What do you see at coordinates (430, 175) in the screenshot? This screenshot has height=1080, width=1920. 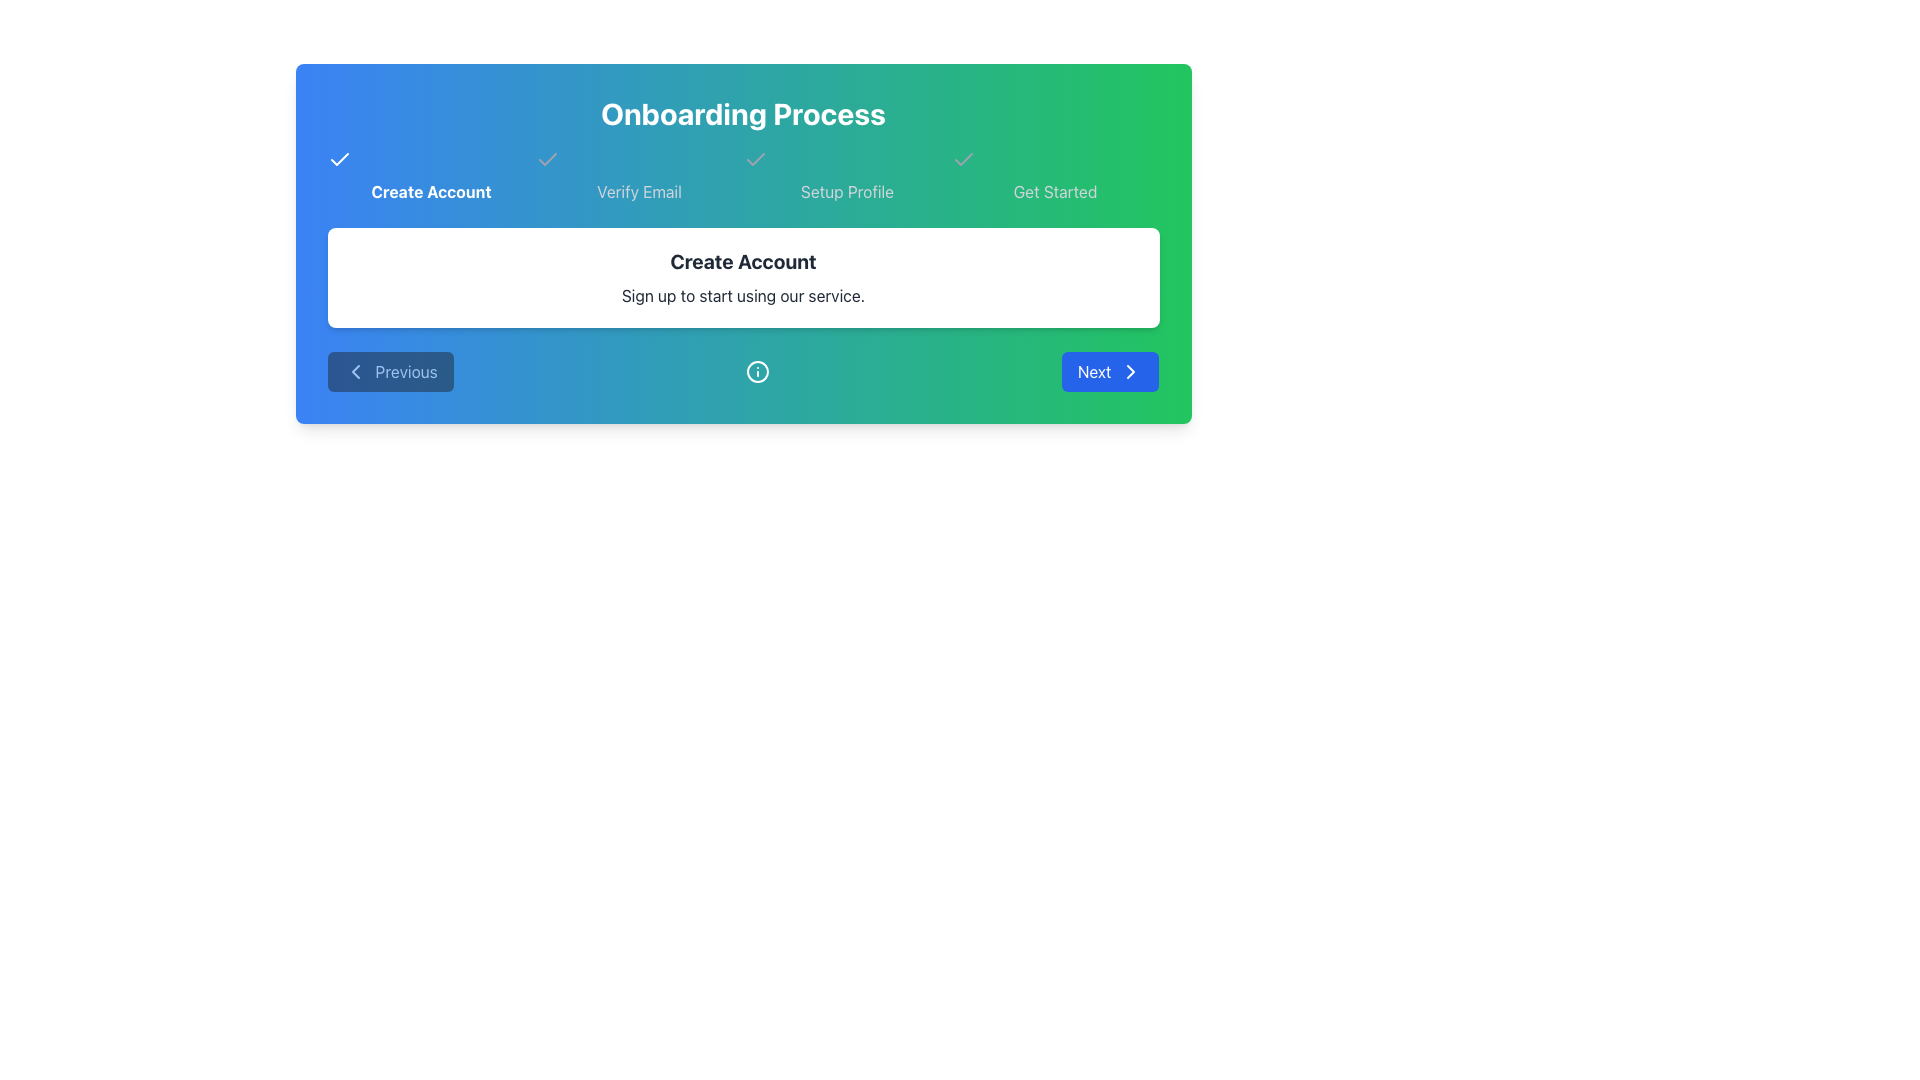 I see `the first step text label in the navigation bar that indicates progress in the onboarding process` at bounding box center [430, 175].